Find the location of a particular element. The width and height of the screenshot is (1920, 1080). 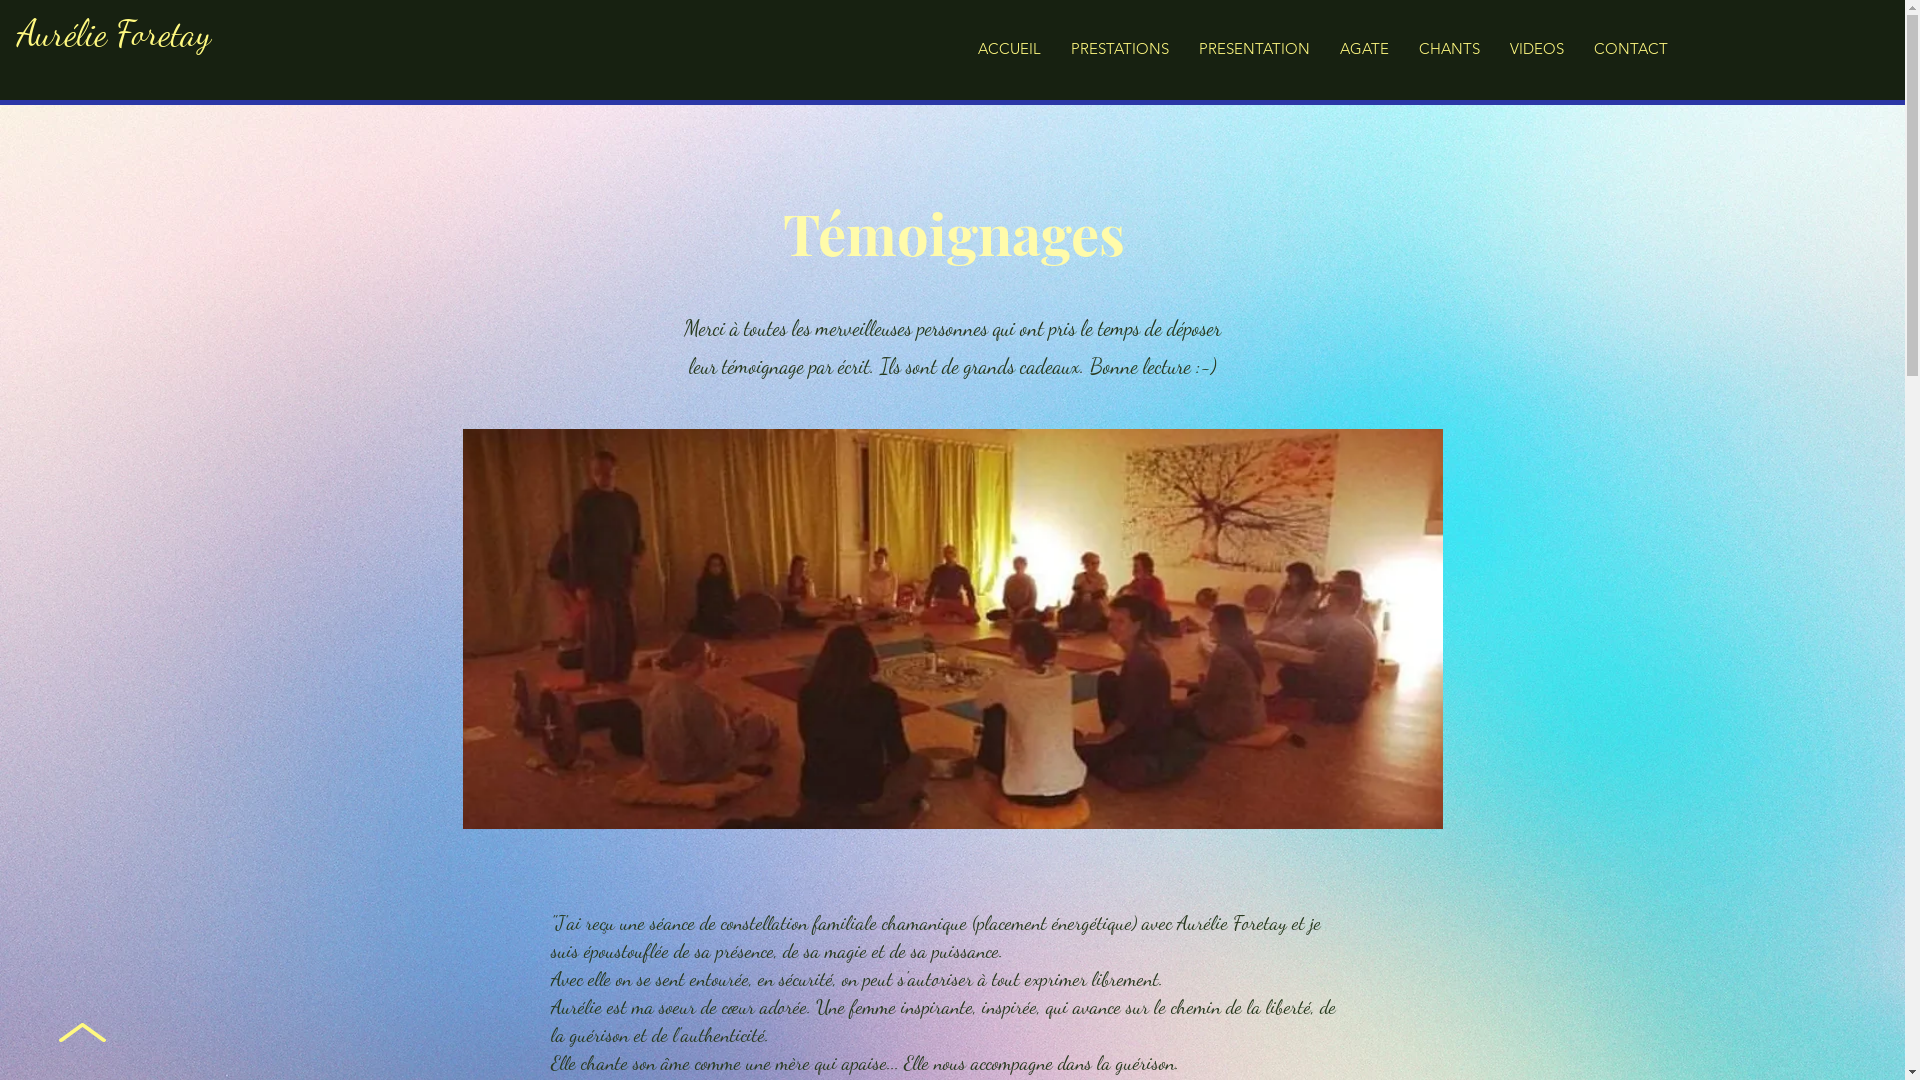

'PRESENTATION' is located at coordinates (1253, 48).